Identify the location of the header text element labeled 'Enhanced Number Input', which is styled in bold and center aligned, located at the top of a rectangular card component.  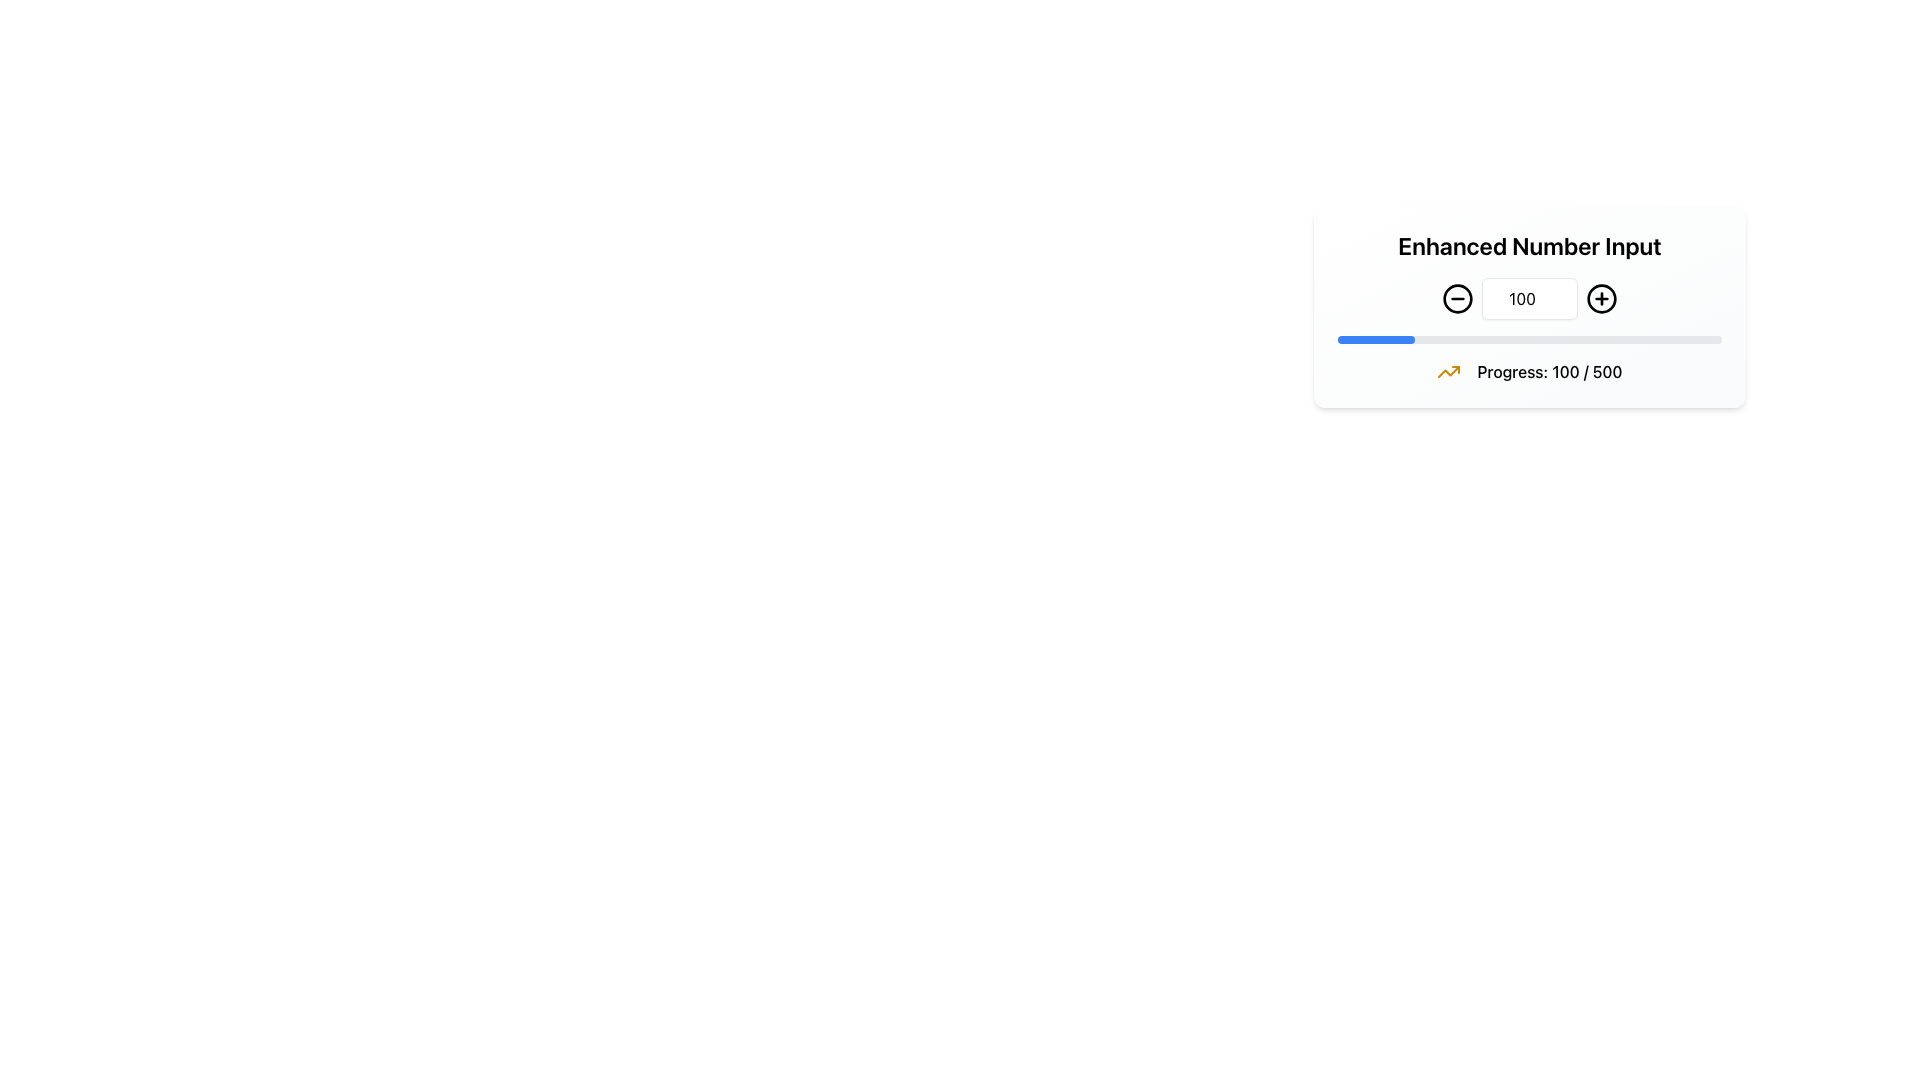
(1529, 253).